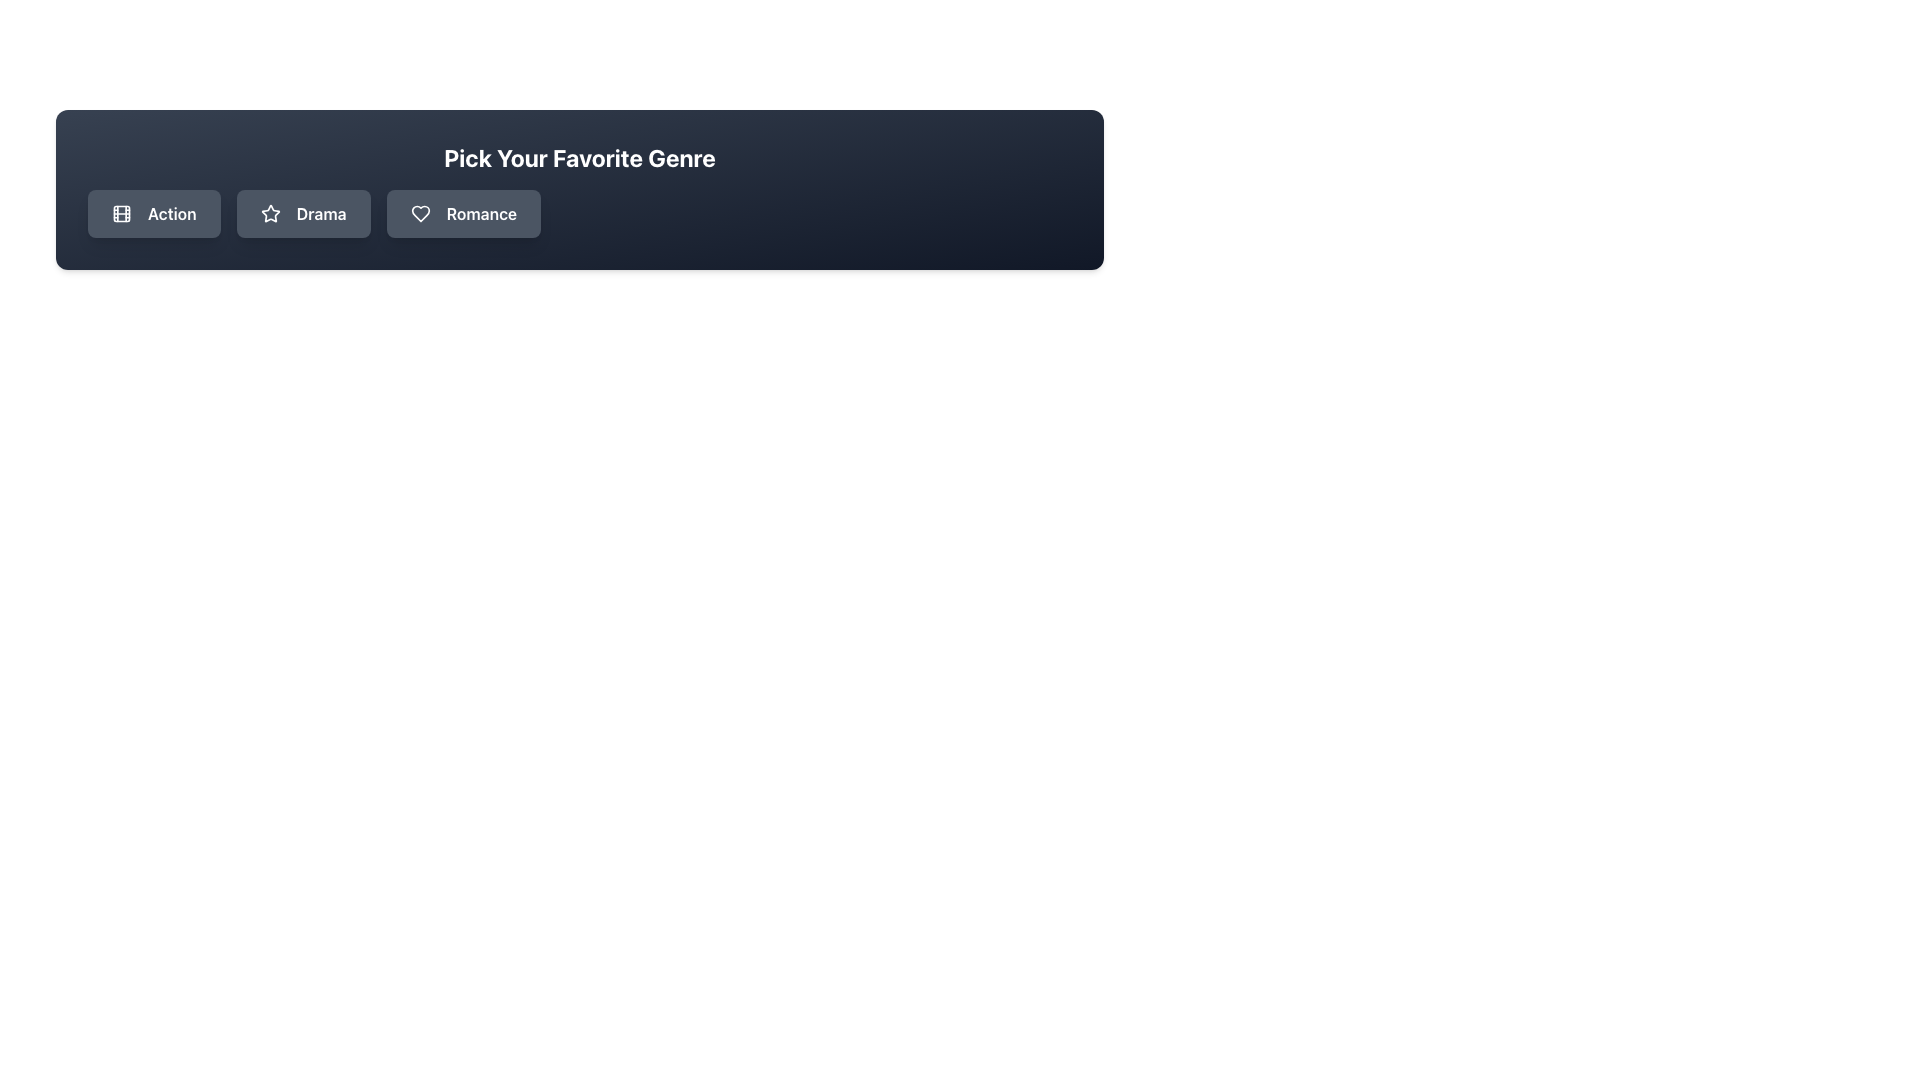 This screenshot has width=1920, height=1080. I want to click on the button labeled 'Romance' that contains the Romance genre icon, so click(419, 213).